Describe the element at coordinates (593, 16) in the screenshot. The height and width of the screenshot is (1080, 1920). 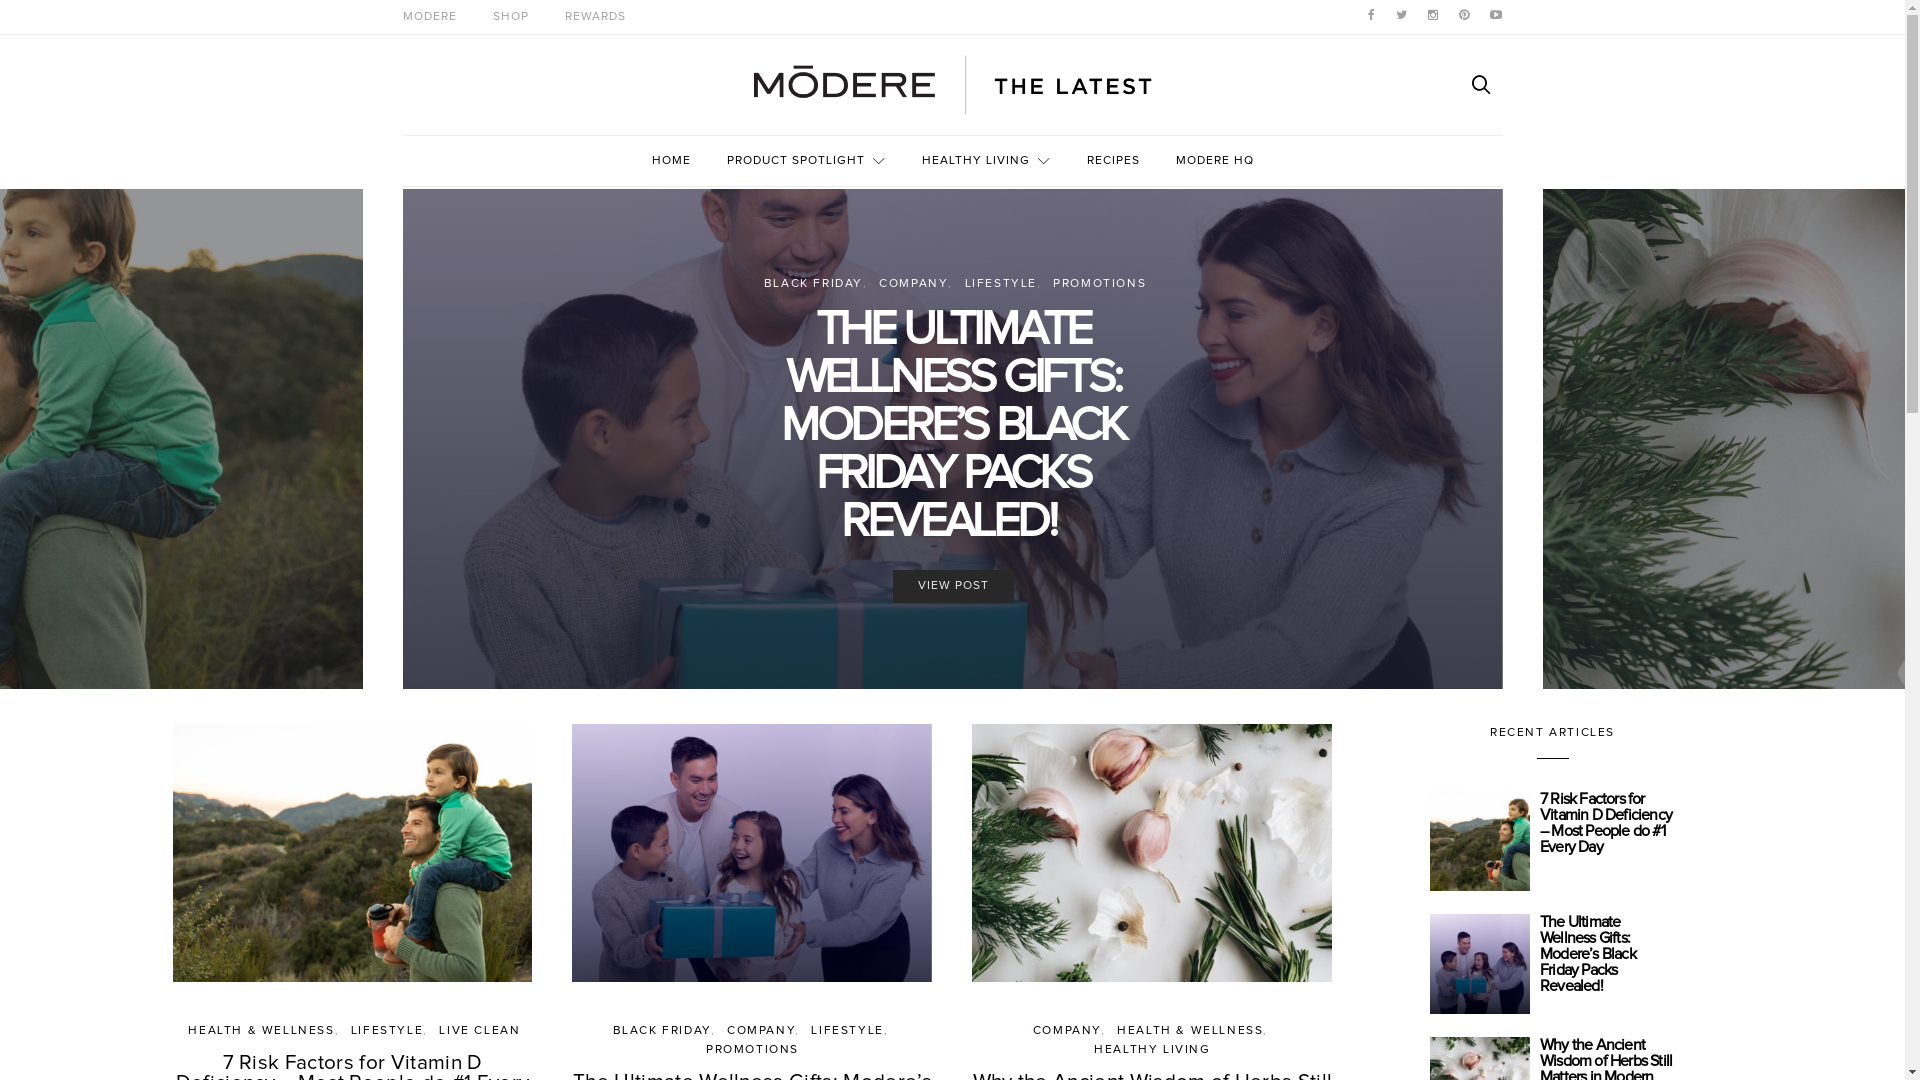
I see `'REWARDS'` at that location.